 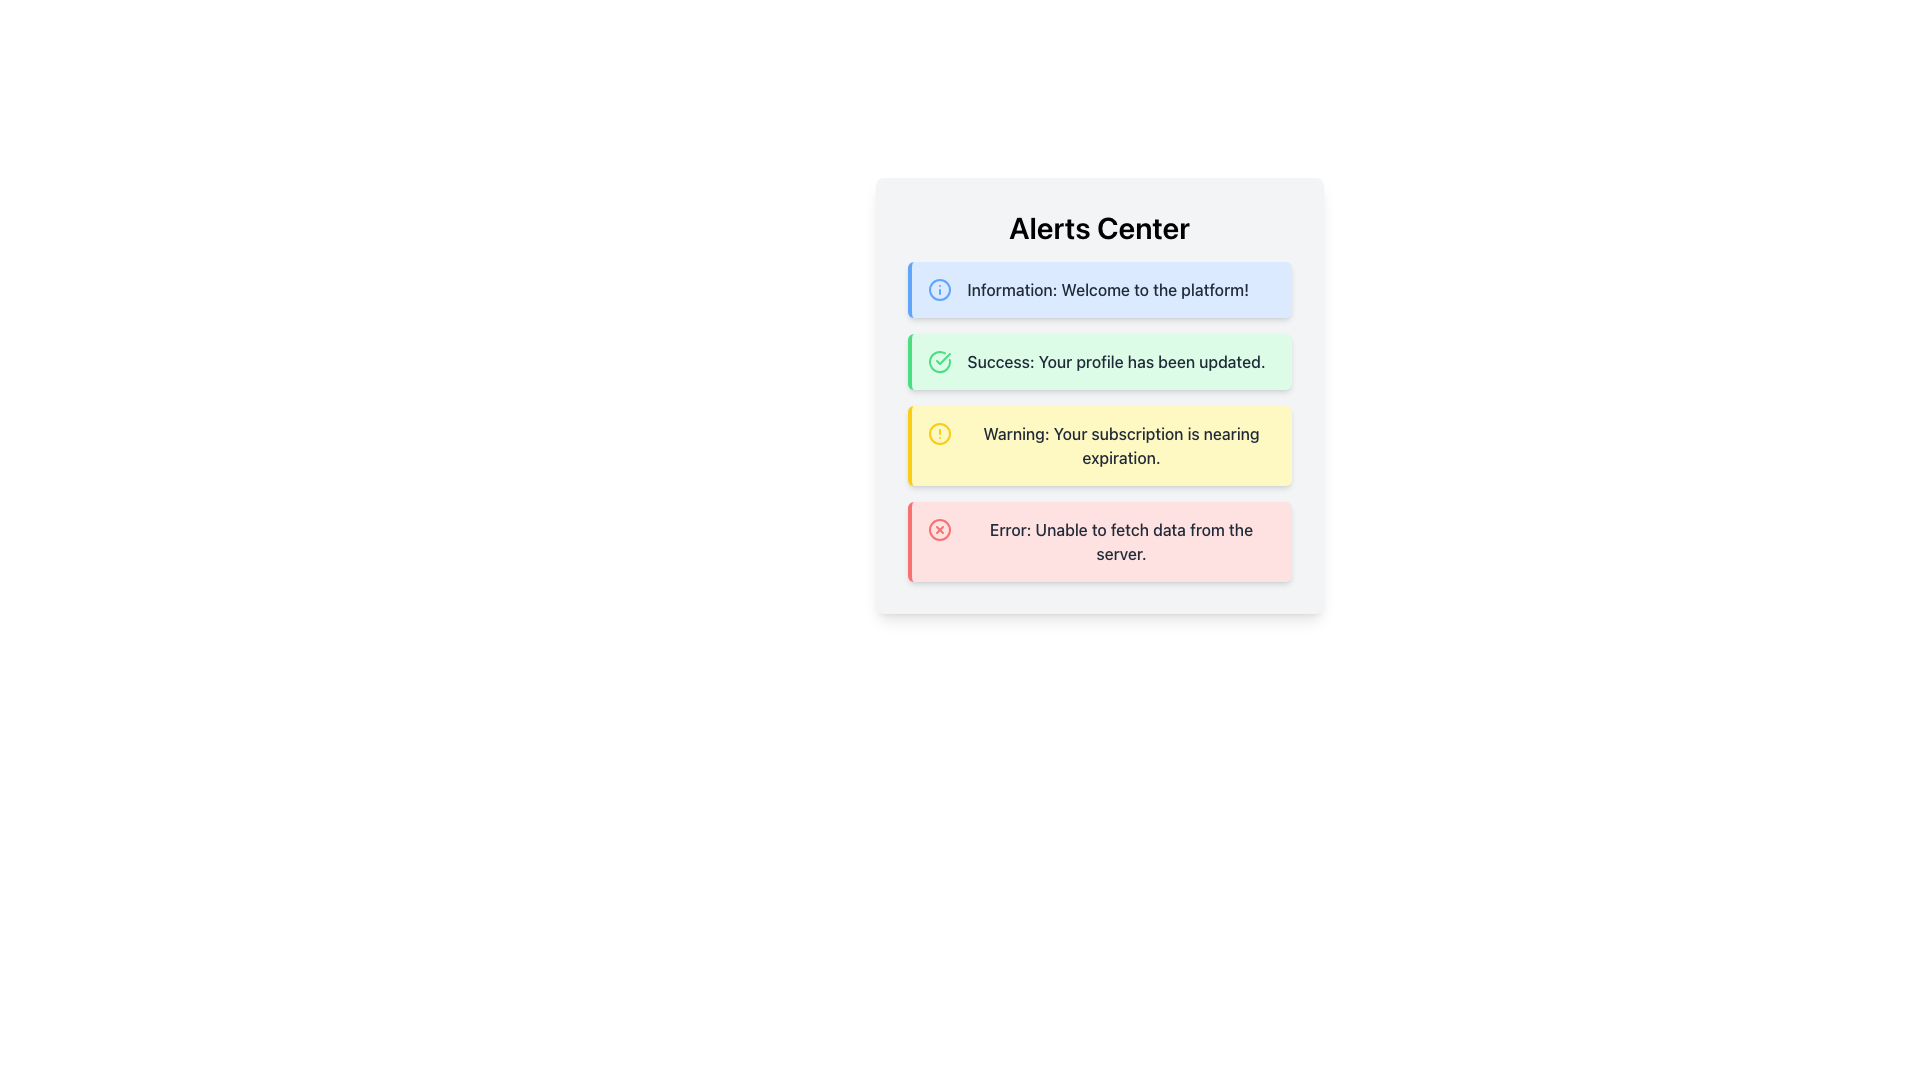 I want to click on the informational icon located in the first row under the 'Alerts Center' title, positioned to the left of the blue informational text box, so click(x=938, y=289).